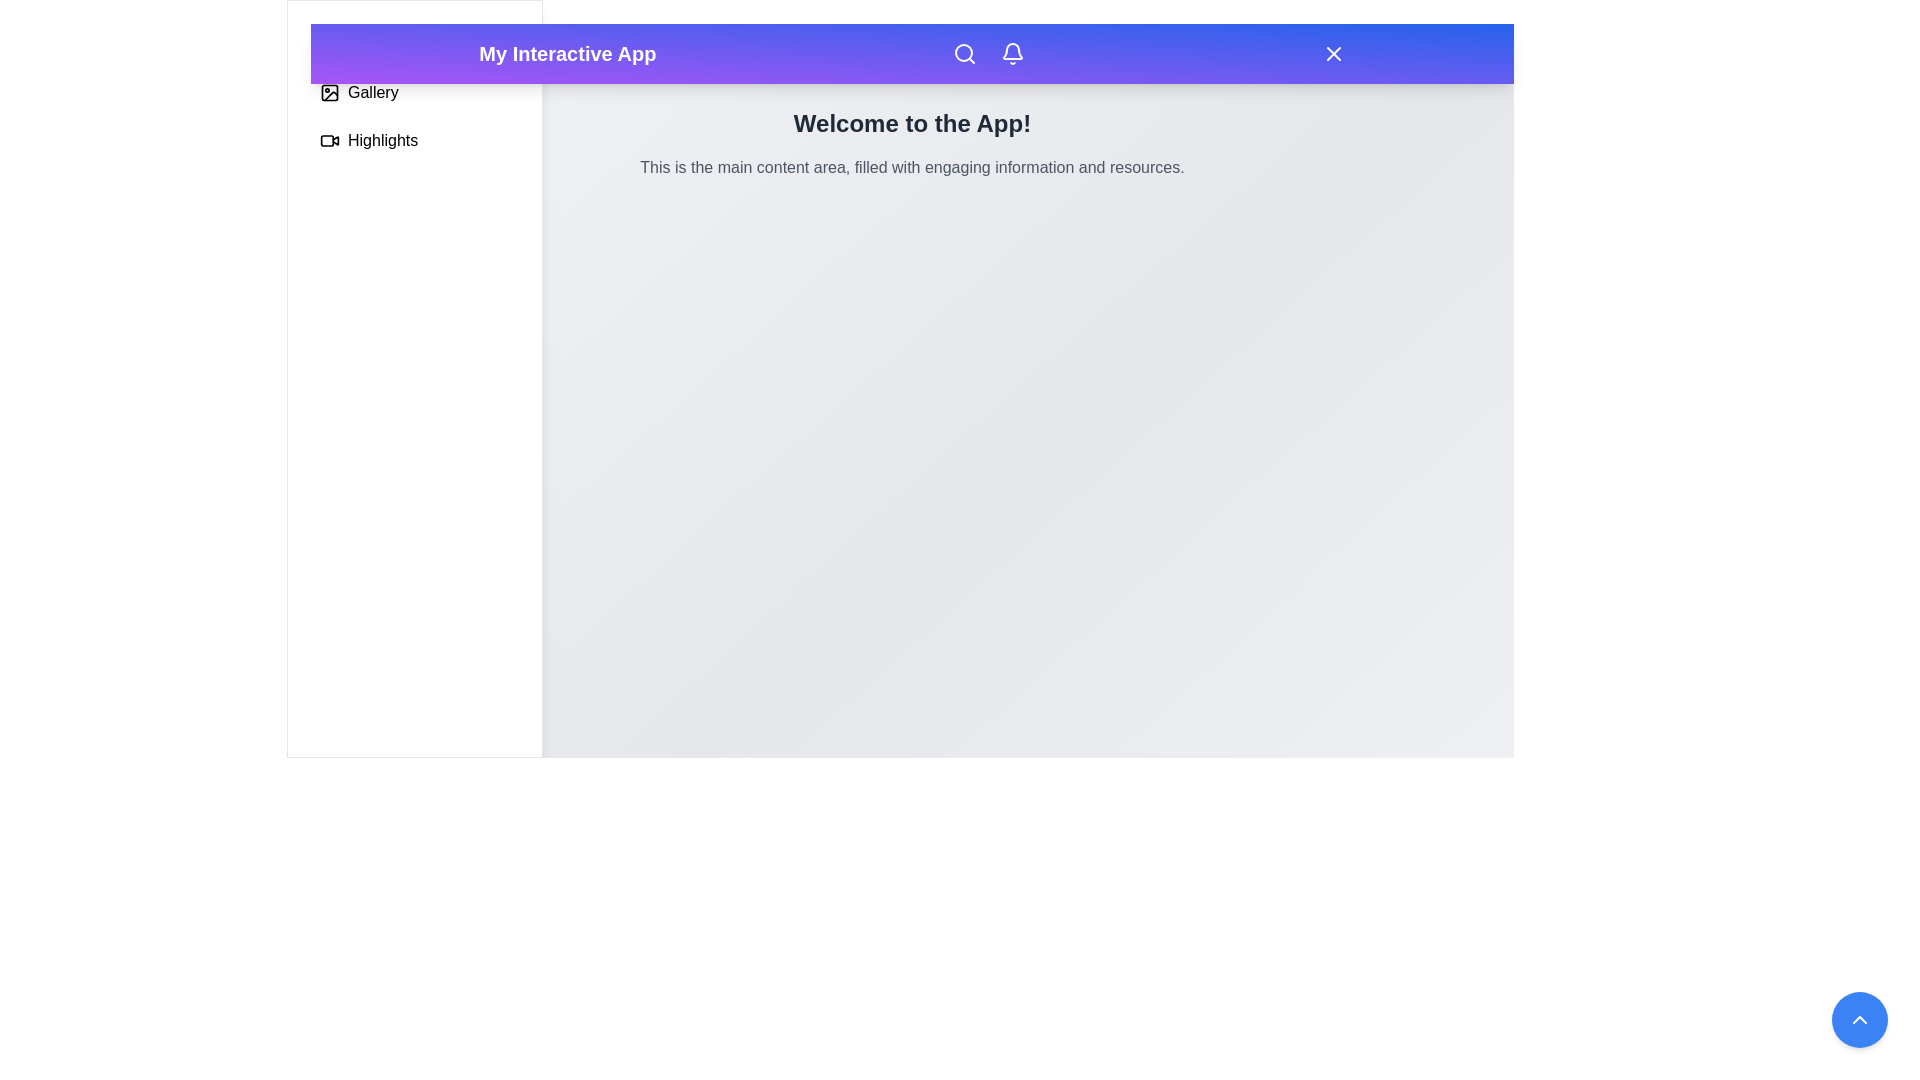 The height and width of the screenshot is (1080, 1920). What do you see at coordinates (1012, 53) in the screenshot?
I see `the Interactive icon (notification bell) in the top-right corner of the application interface to change its color` at bounding box center [1012, 53].